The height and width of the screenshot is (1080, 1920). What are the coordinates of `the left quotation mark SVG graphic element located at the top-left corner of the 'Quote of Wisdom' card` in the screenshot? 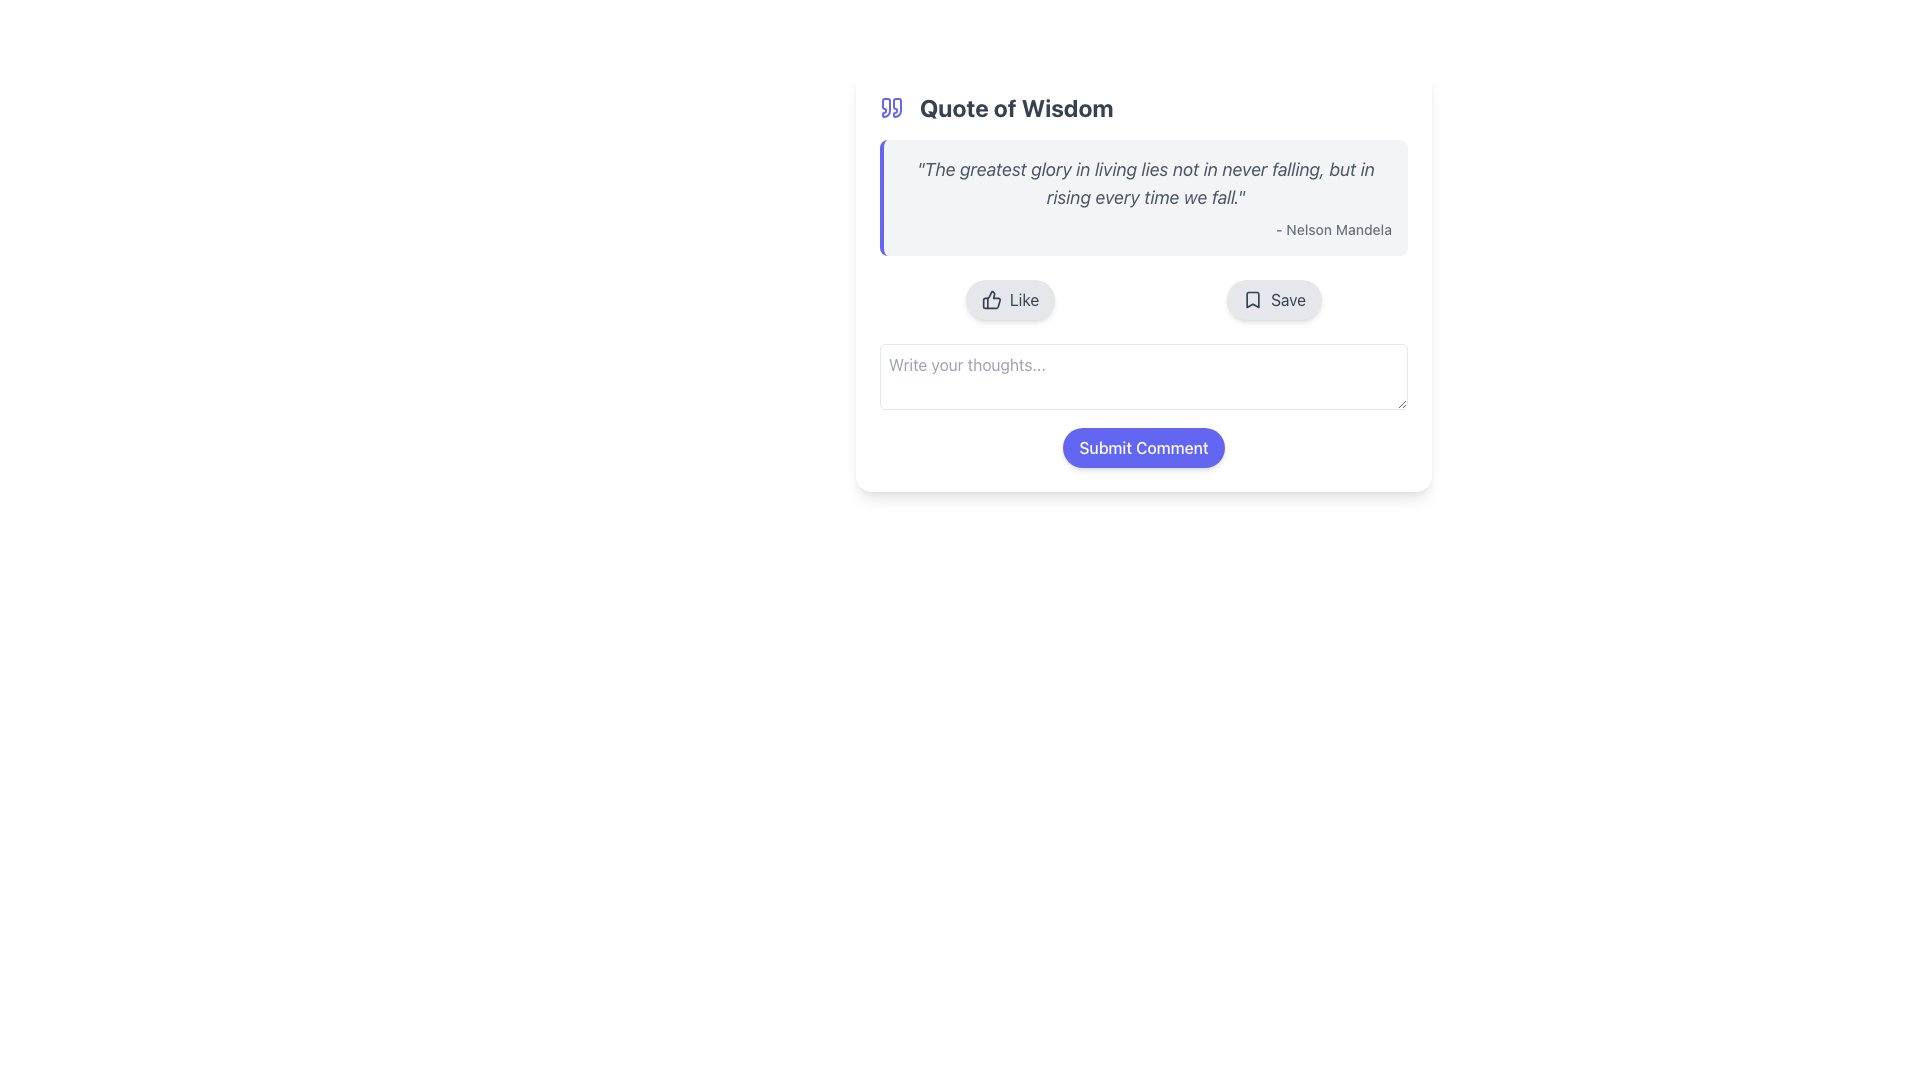 It's located at (885, 108).